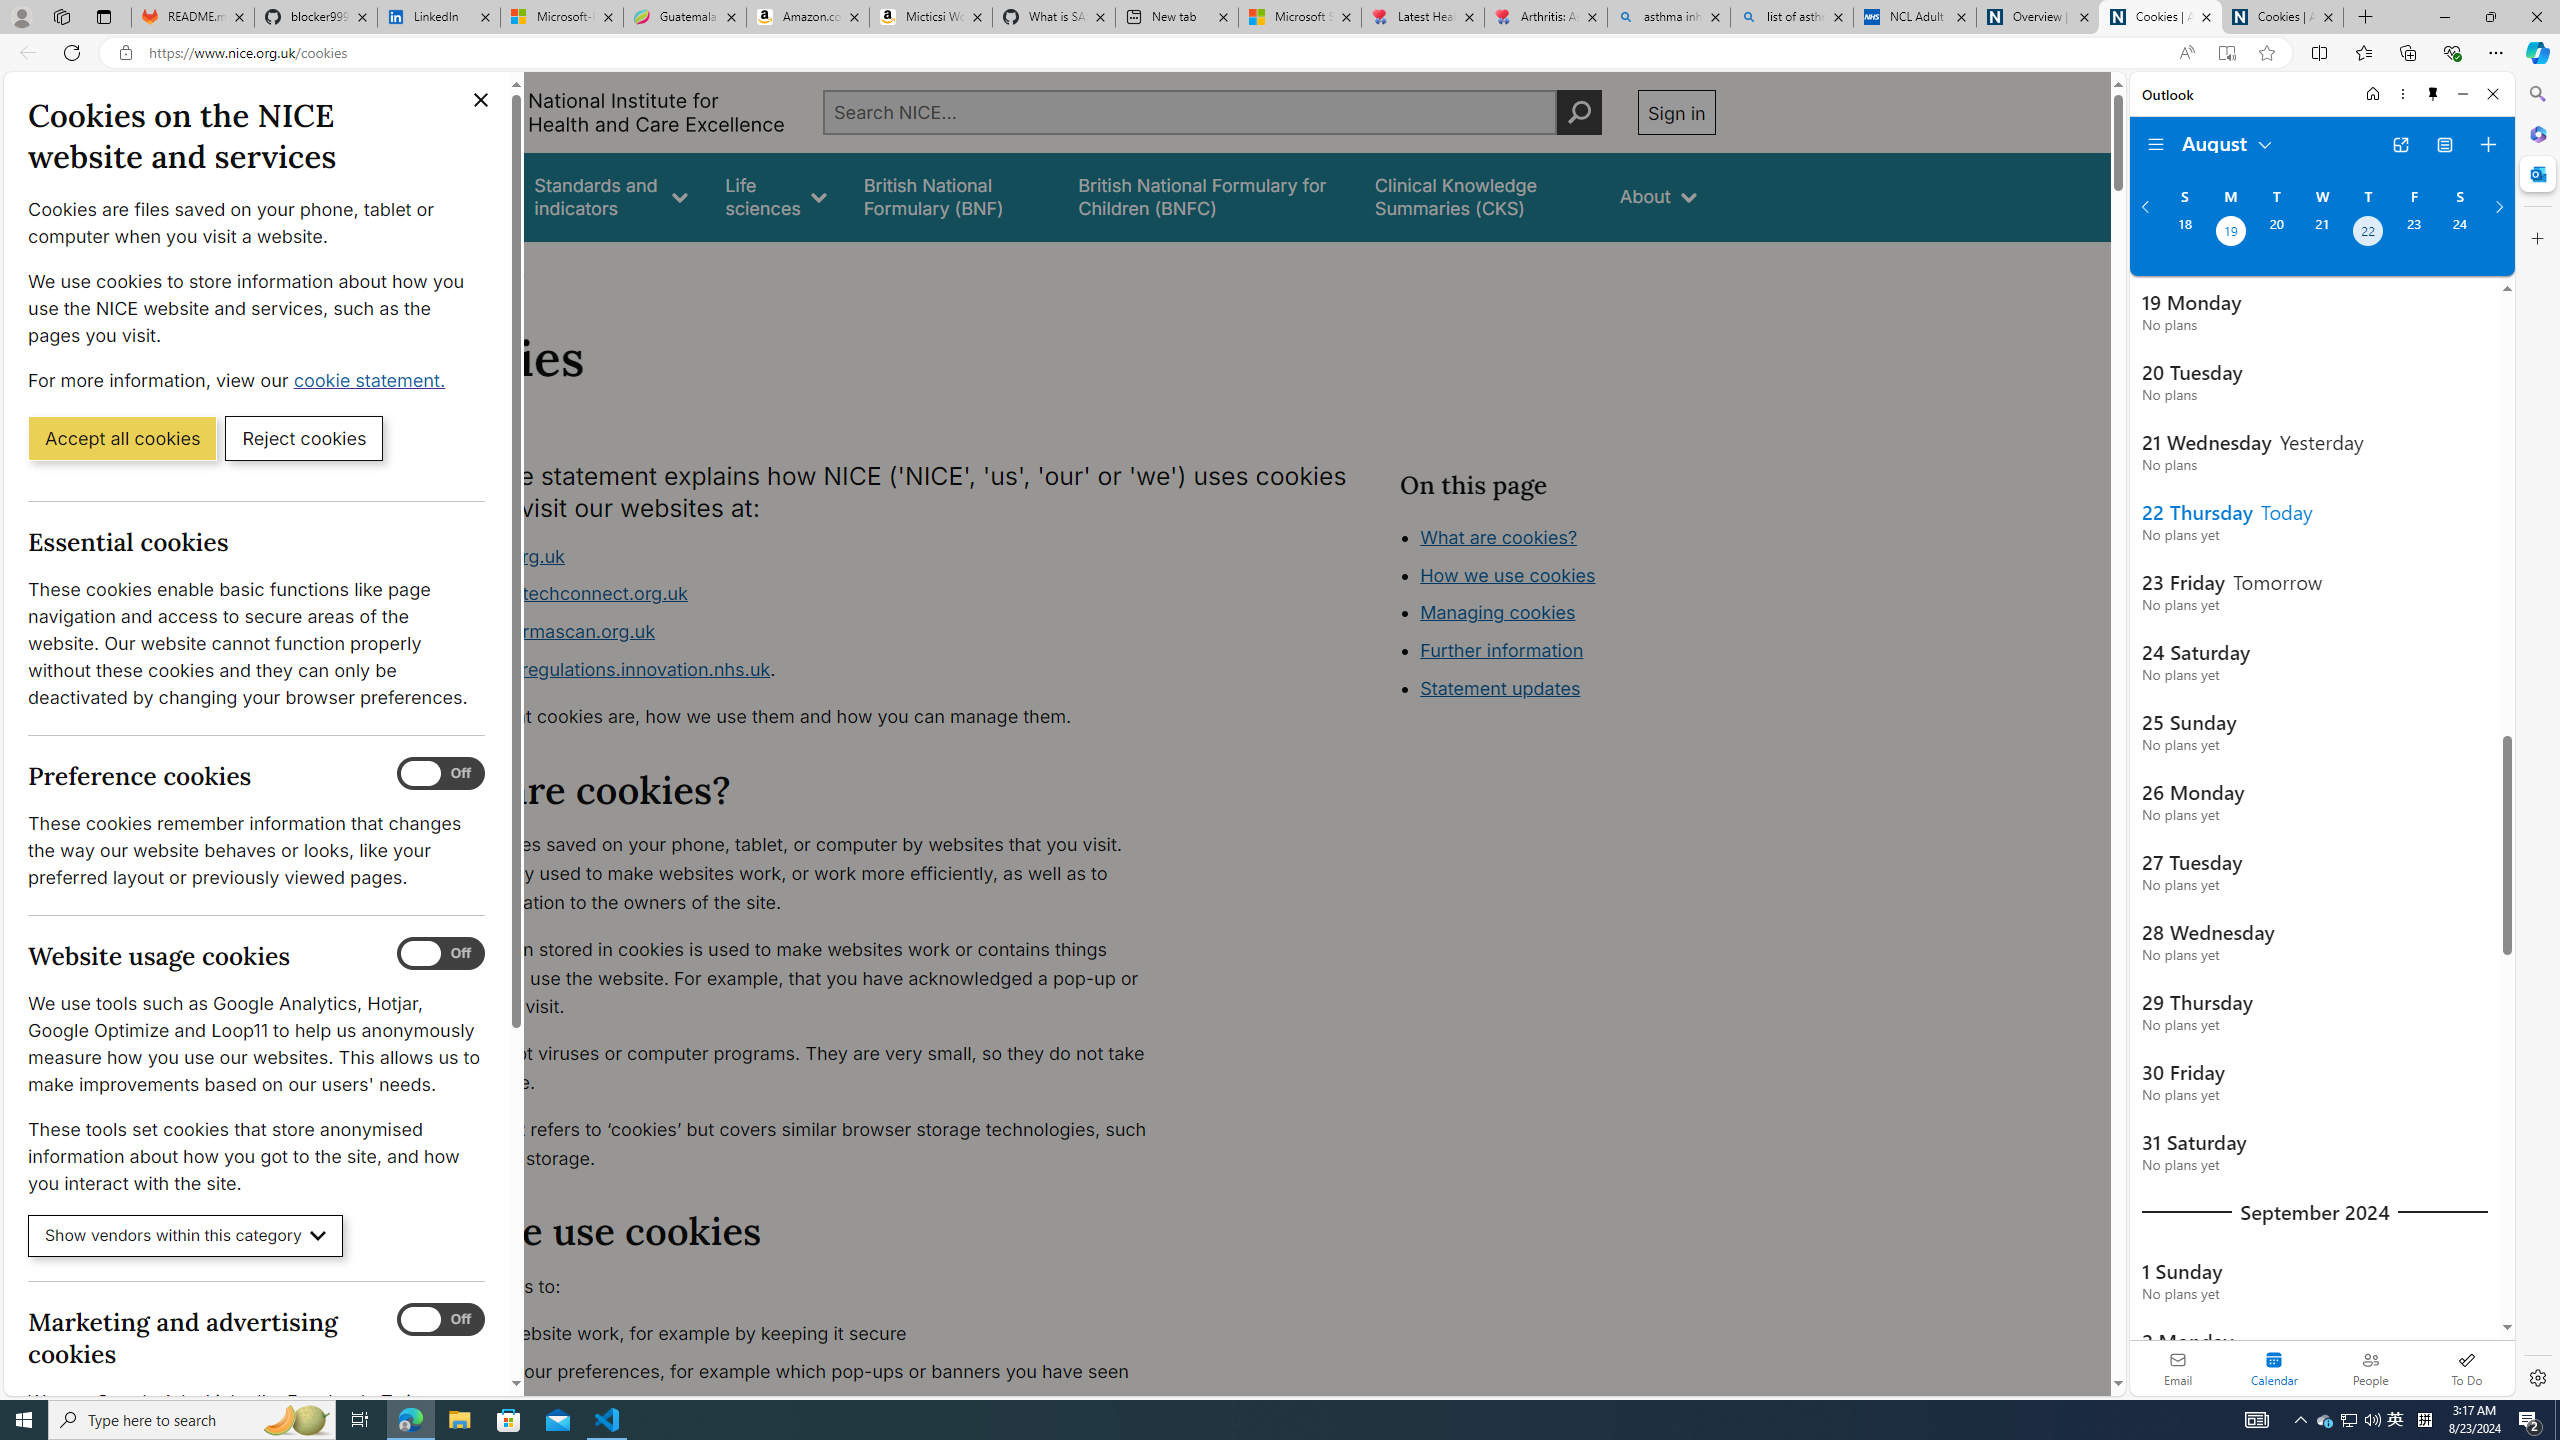 The image size is (2560, 1440). Describe the element at coordinates (1507, 574) in the screenshot. I see `'How we use cookies'` at that location.